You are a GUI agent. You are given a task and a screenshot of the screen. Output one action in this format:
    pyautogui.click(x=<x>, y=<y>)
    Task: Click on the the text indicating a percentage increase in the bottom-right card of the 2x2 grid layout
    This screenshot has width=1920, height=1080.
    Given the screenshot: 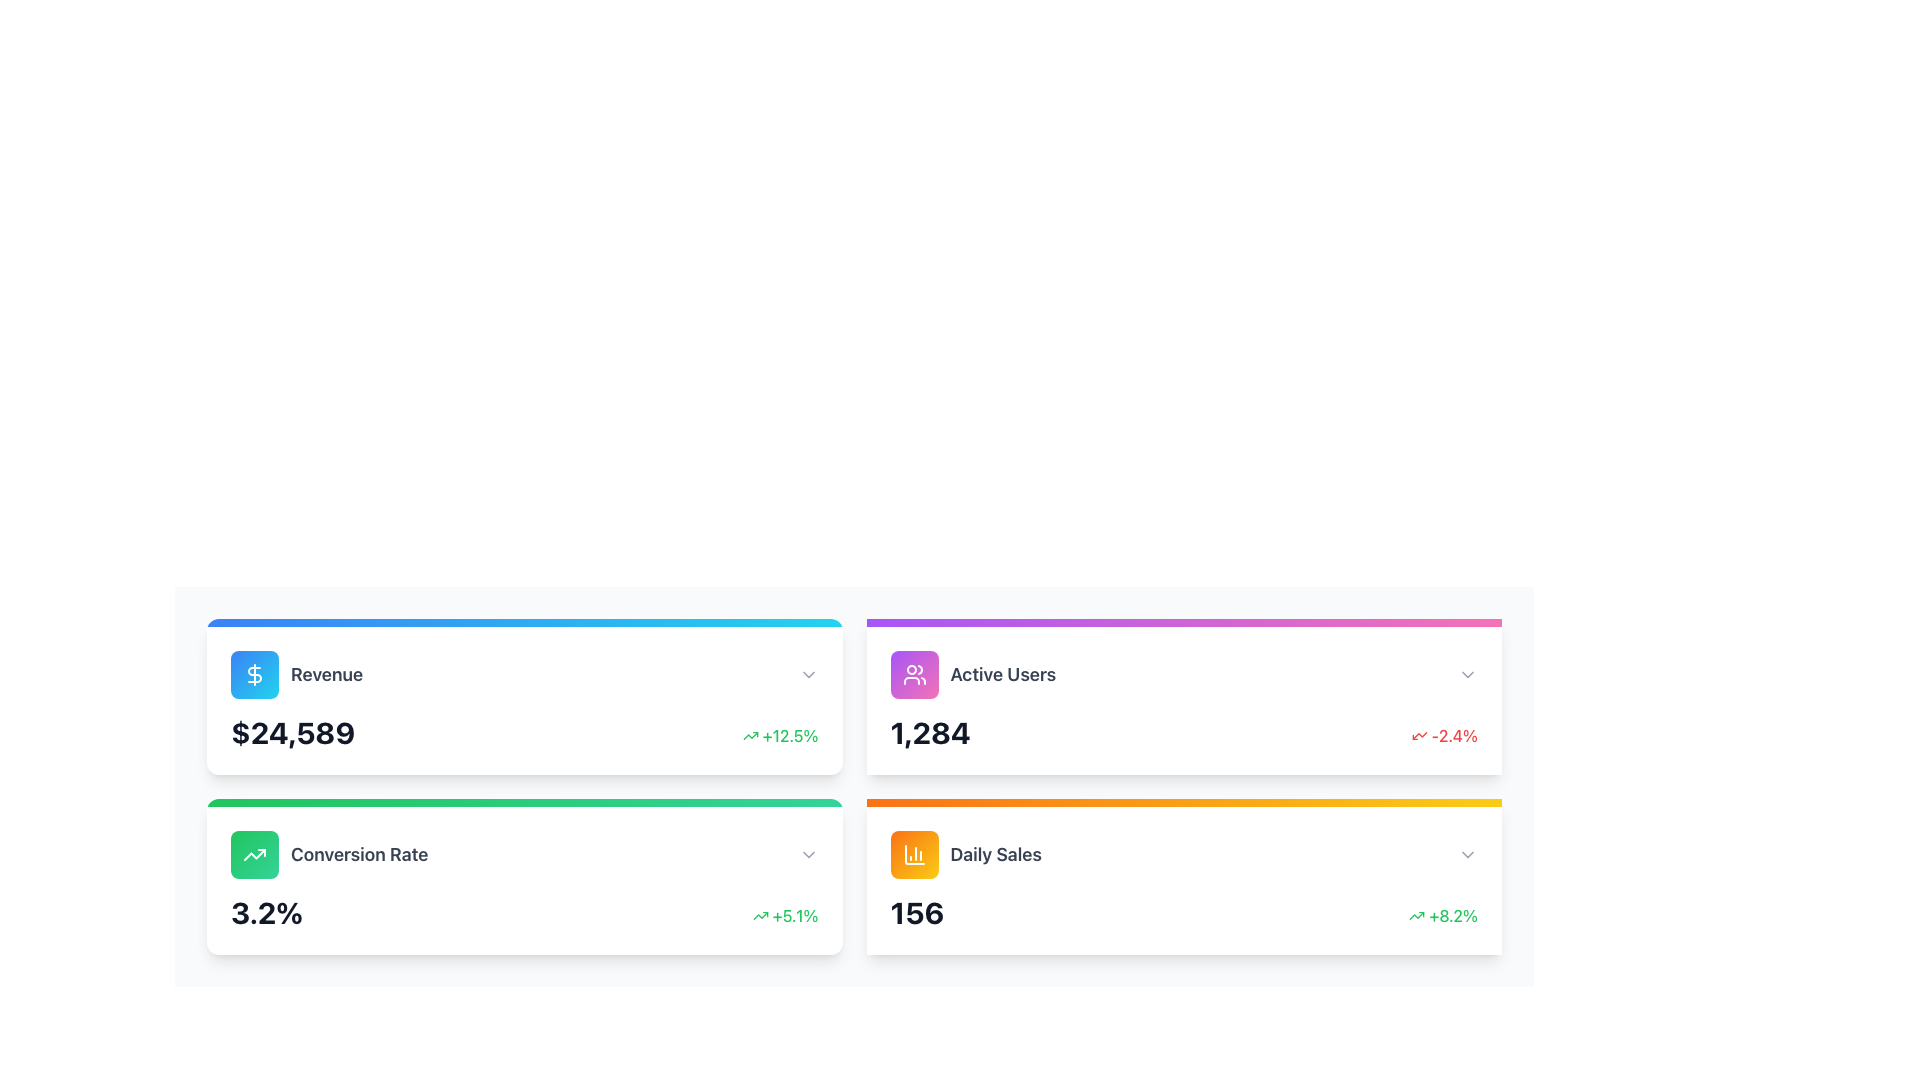 What is the action you would take?
    pyautogui.click(x=1453, y=915)
    